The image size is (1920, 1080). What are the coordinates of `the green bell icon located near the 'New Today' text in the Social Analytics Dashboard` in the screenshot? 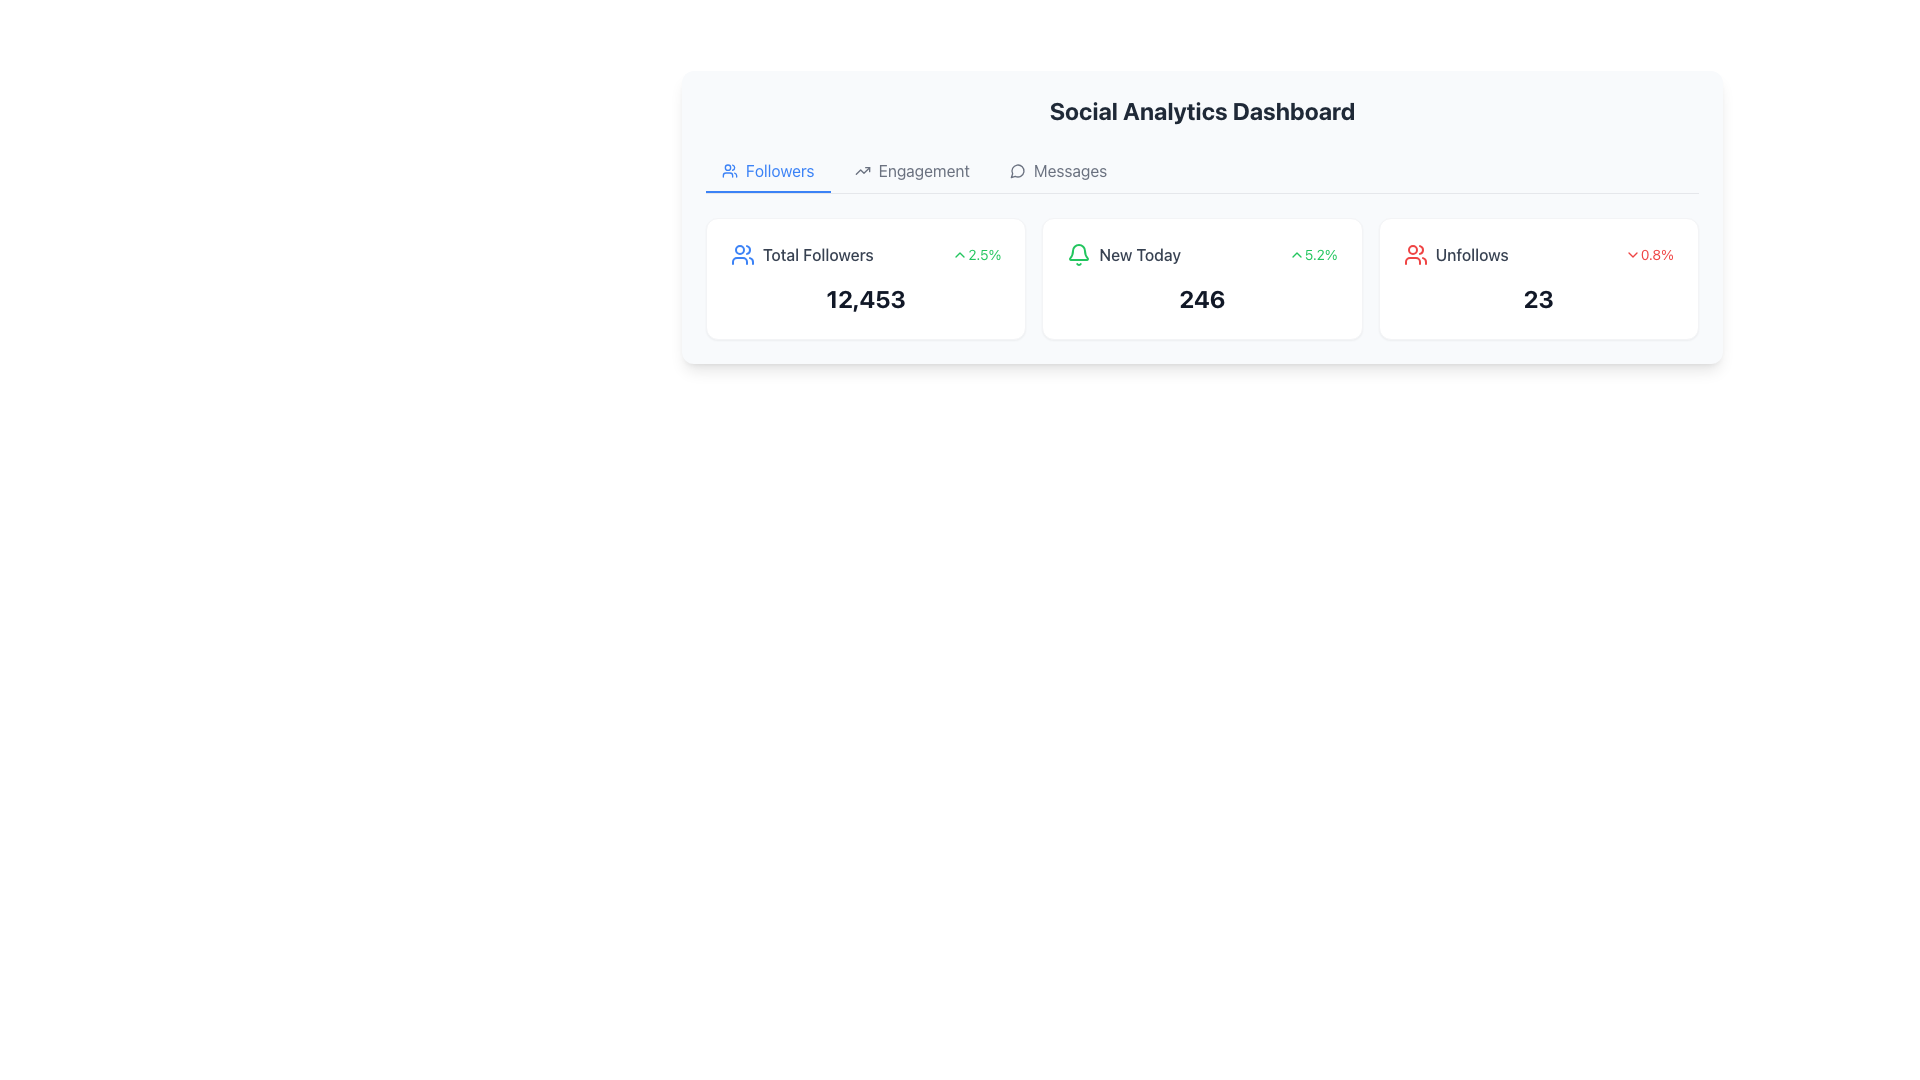 It's located at (1078, 251).